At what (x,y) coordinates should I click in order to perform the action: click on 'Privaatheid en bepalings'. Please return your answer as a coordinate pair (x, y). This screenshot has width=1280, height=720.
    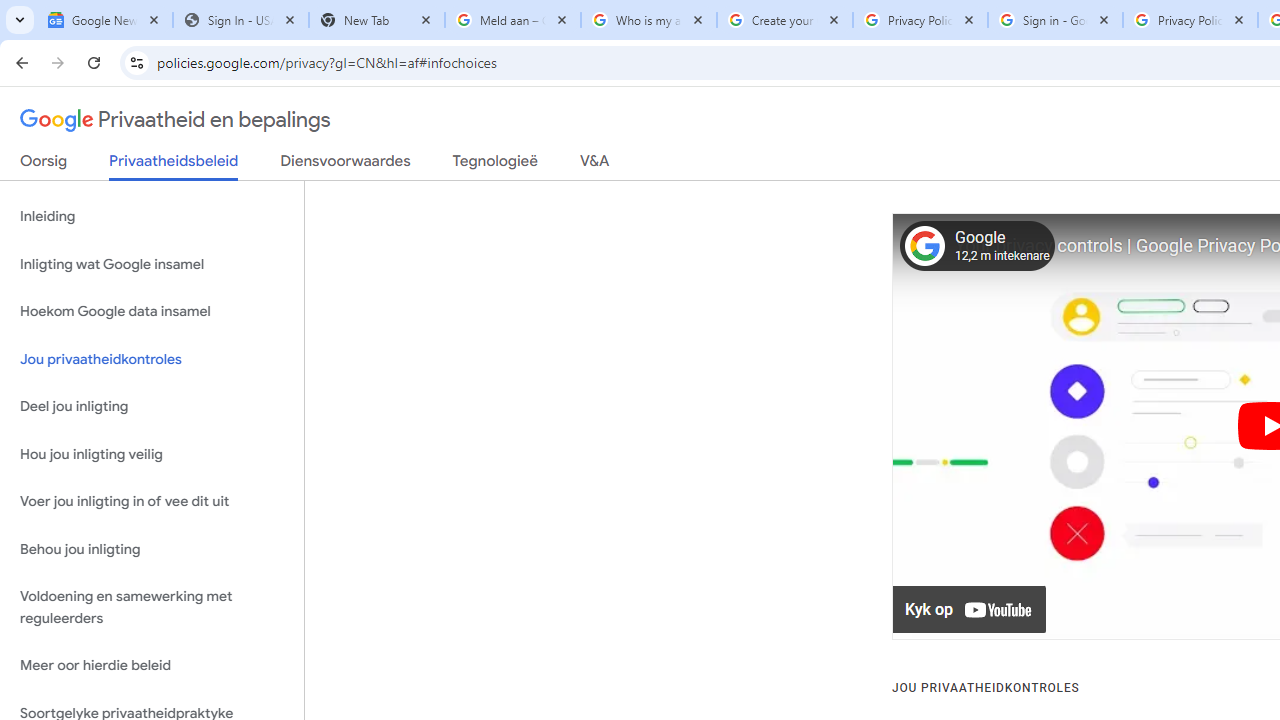
    Looking at the image, I should click on (176, 120).